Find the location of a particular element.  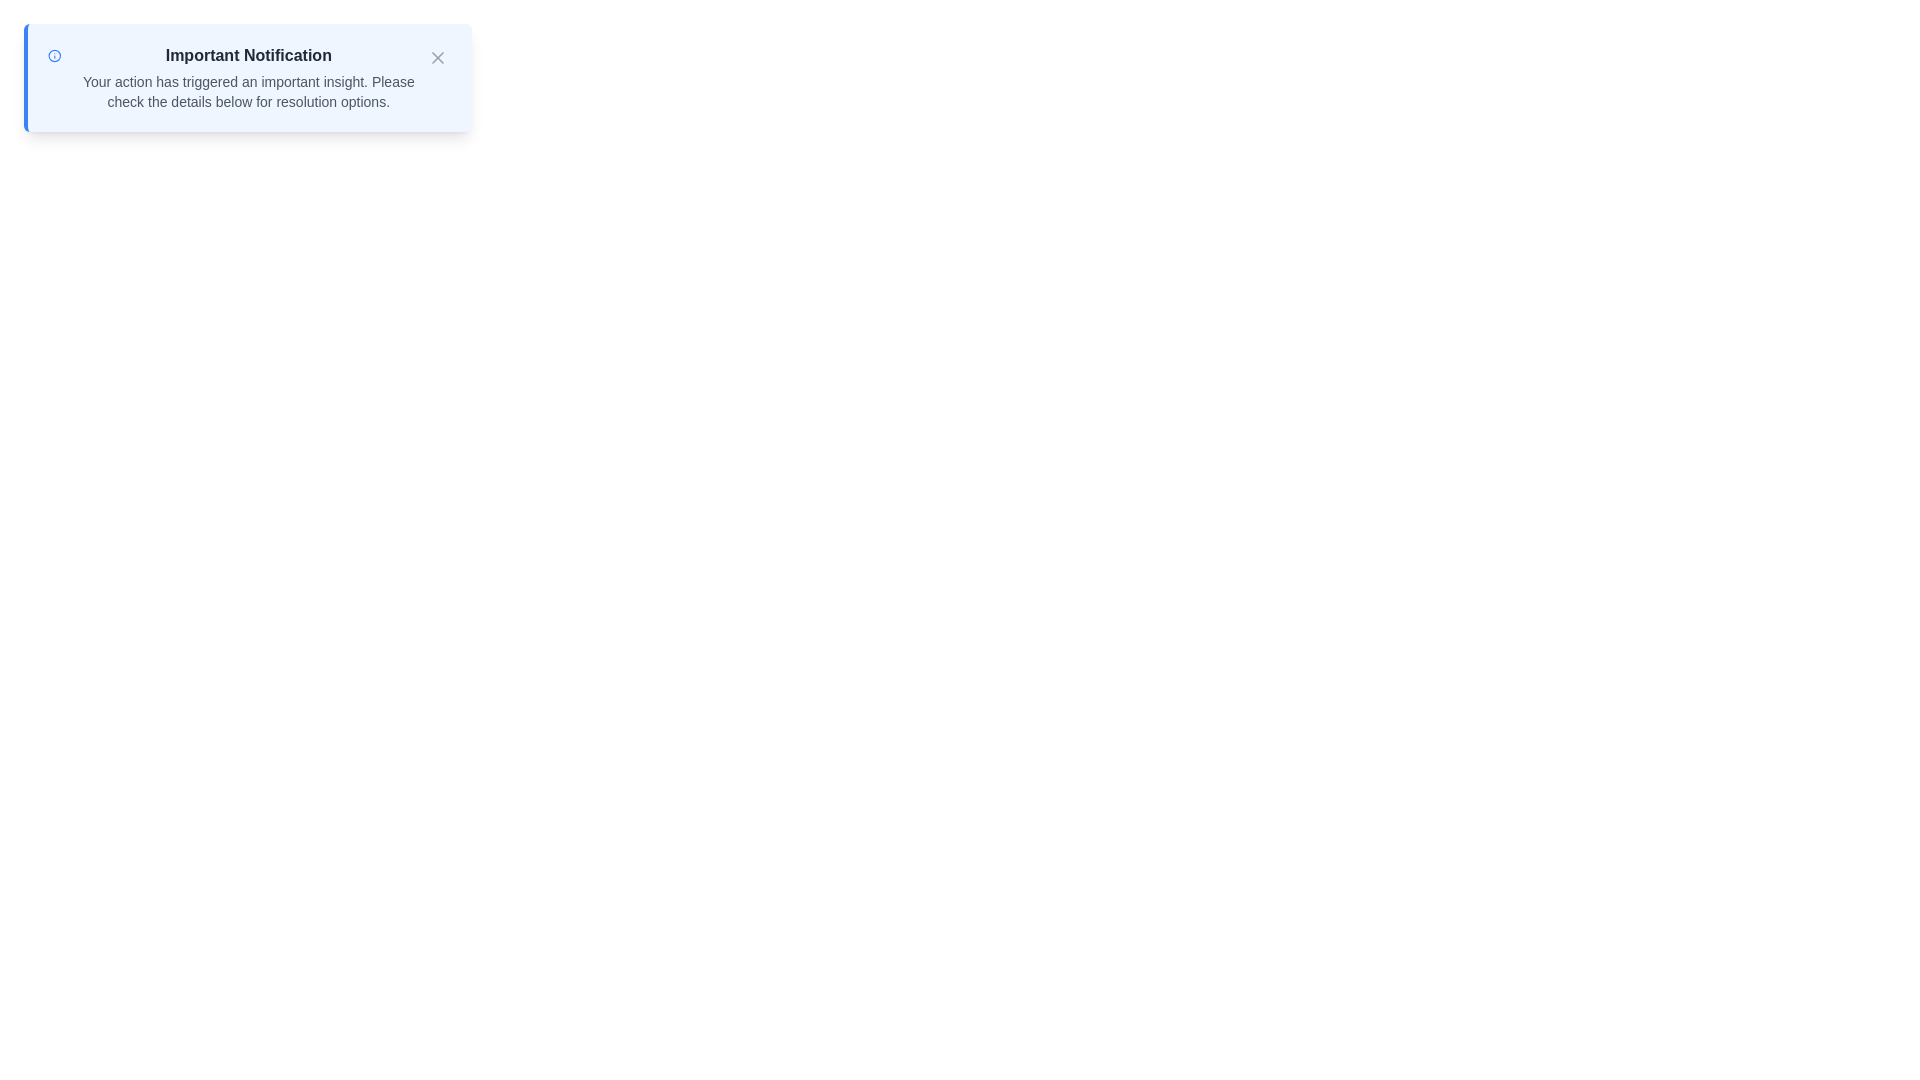

the text within the notification is located at coordinates (247, 76).